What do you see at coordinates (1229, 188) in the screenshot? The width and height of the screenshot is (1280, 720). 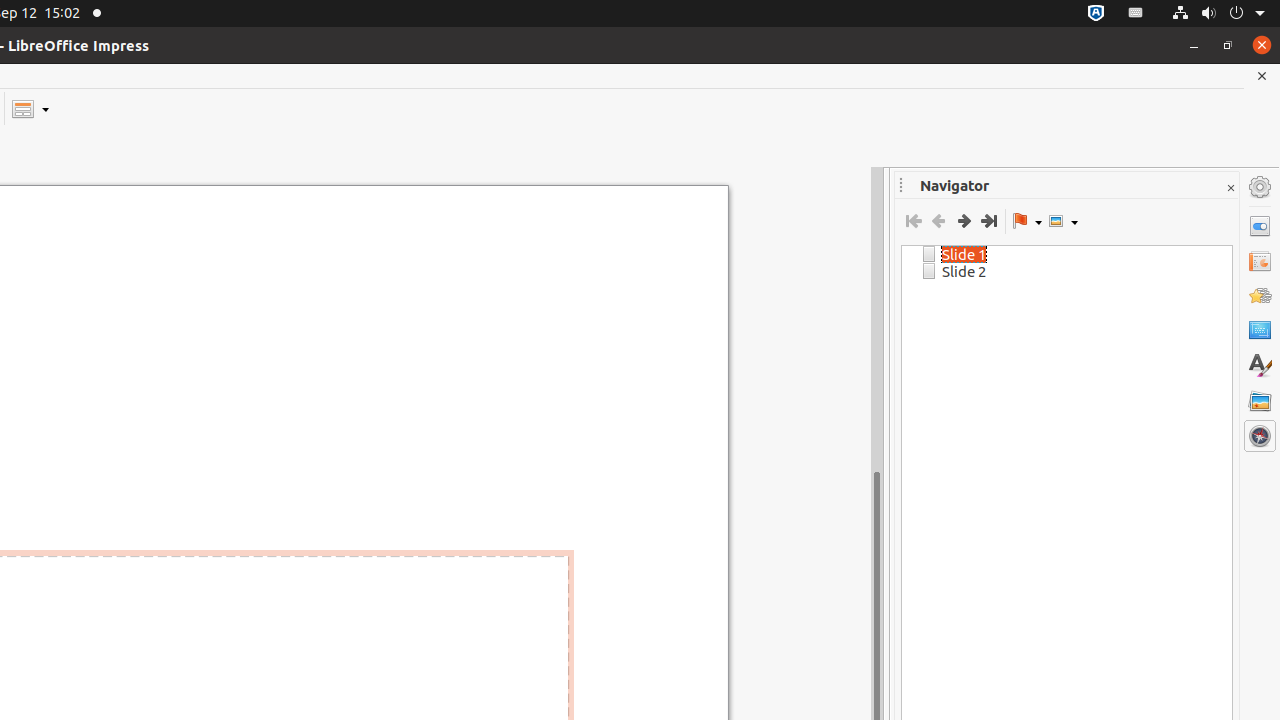 I see `'Close Sidebar Deck'` at bounding box center [1229, 188].